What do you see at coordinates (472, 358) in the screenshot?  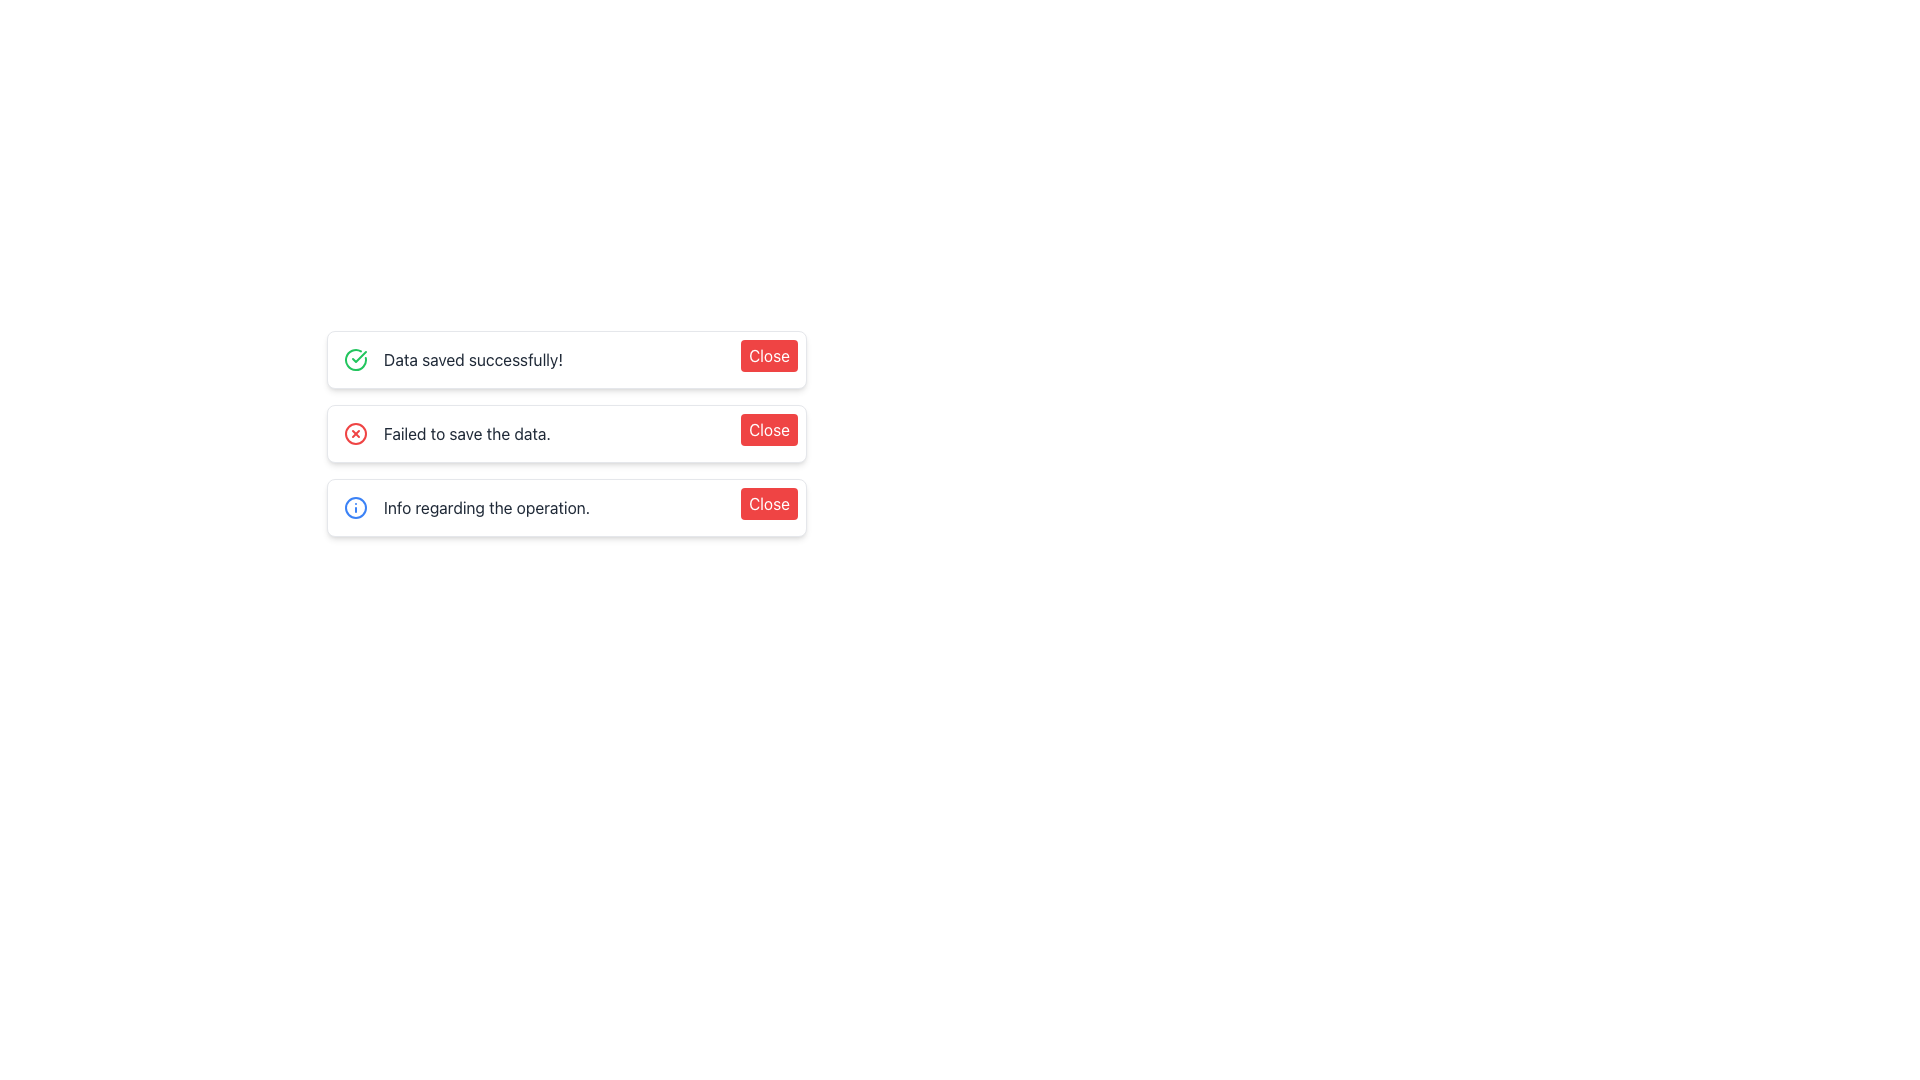 I see `the success message text label that indicates 'Data saved successfully!' located centrally in the notification bar` at bounding box center [472, 358].